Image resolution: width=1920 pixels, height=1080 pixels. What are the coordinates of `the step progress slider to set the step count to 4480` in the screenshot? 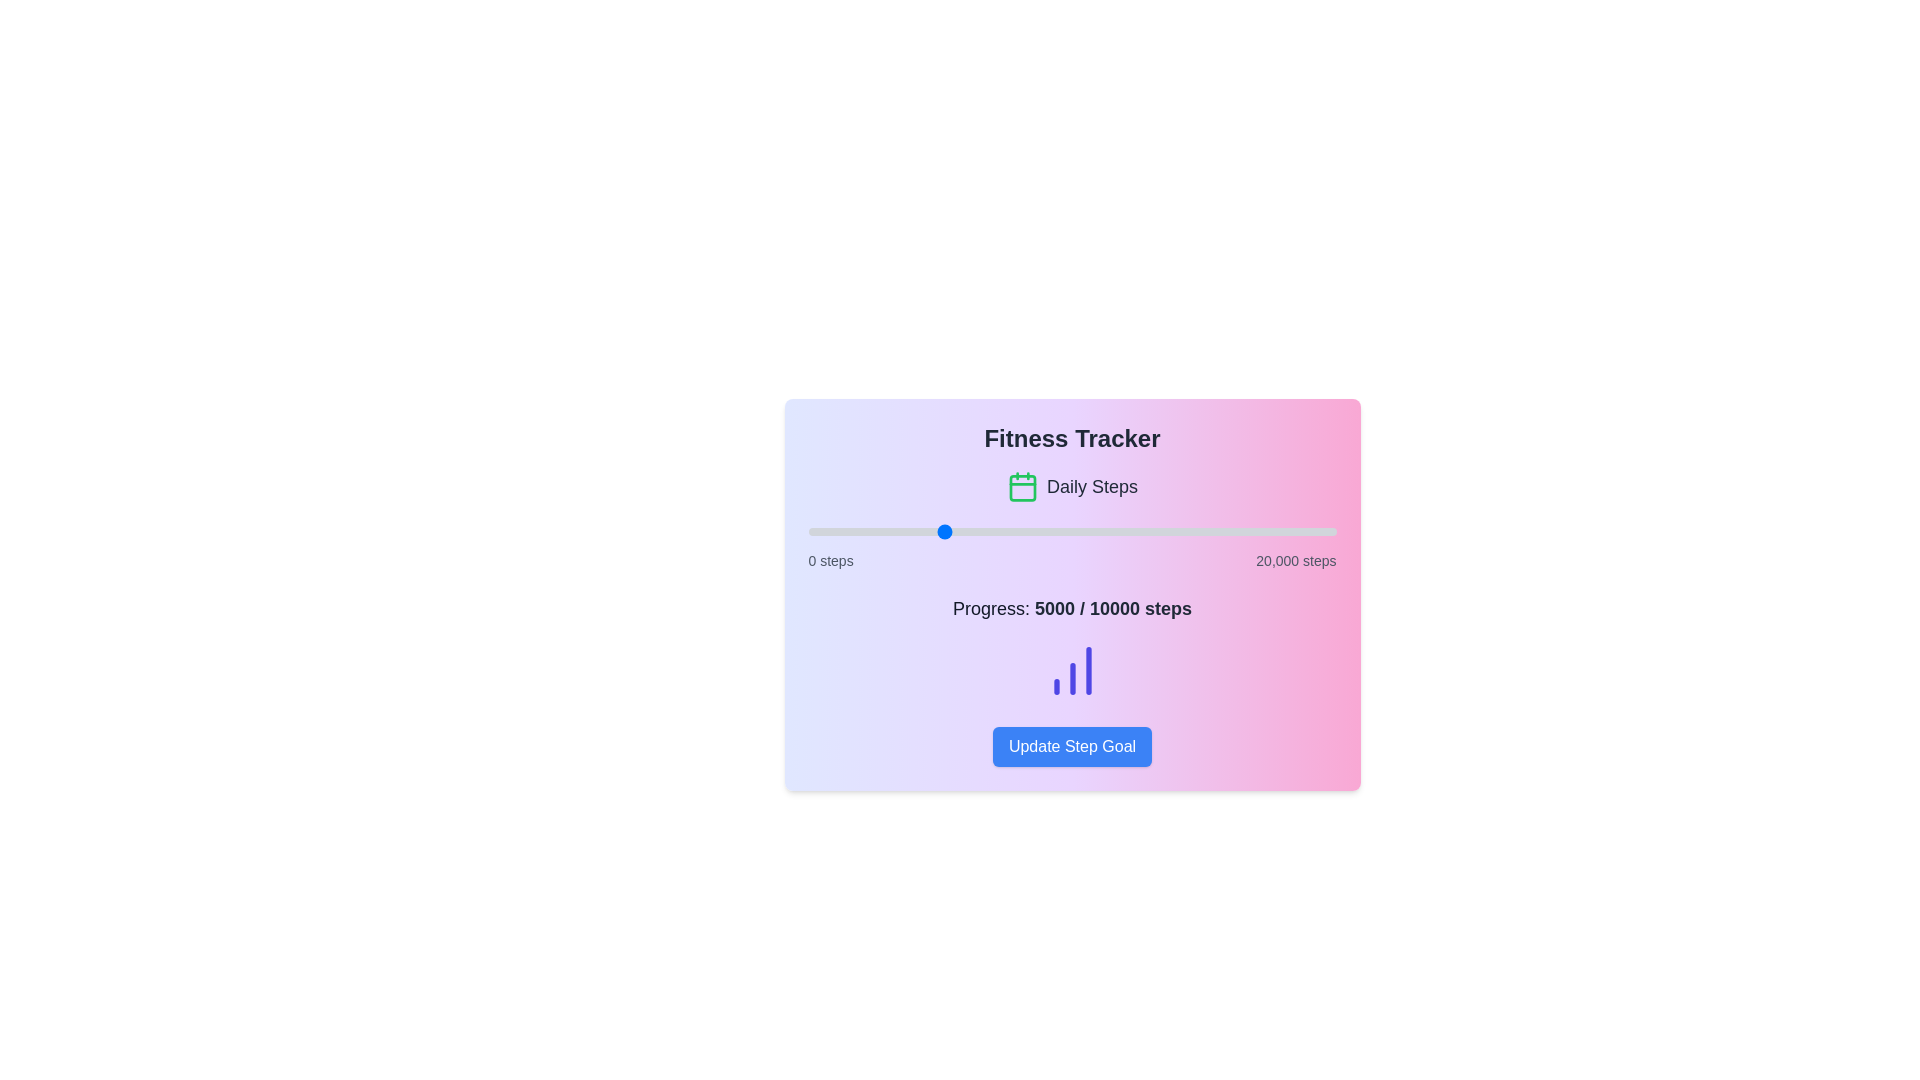 It's located at (925, 531).